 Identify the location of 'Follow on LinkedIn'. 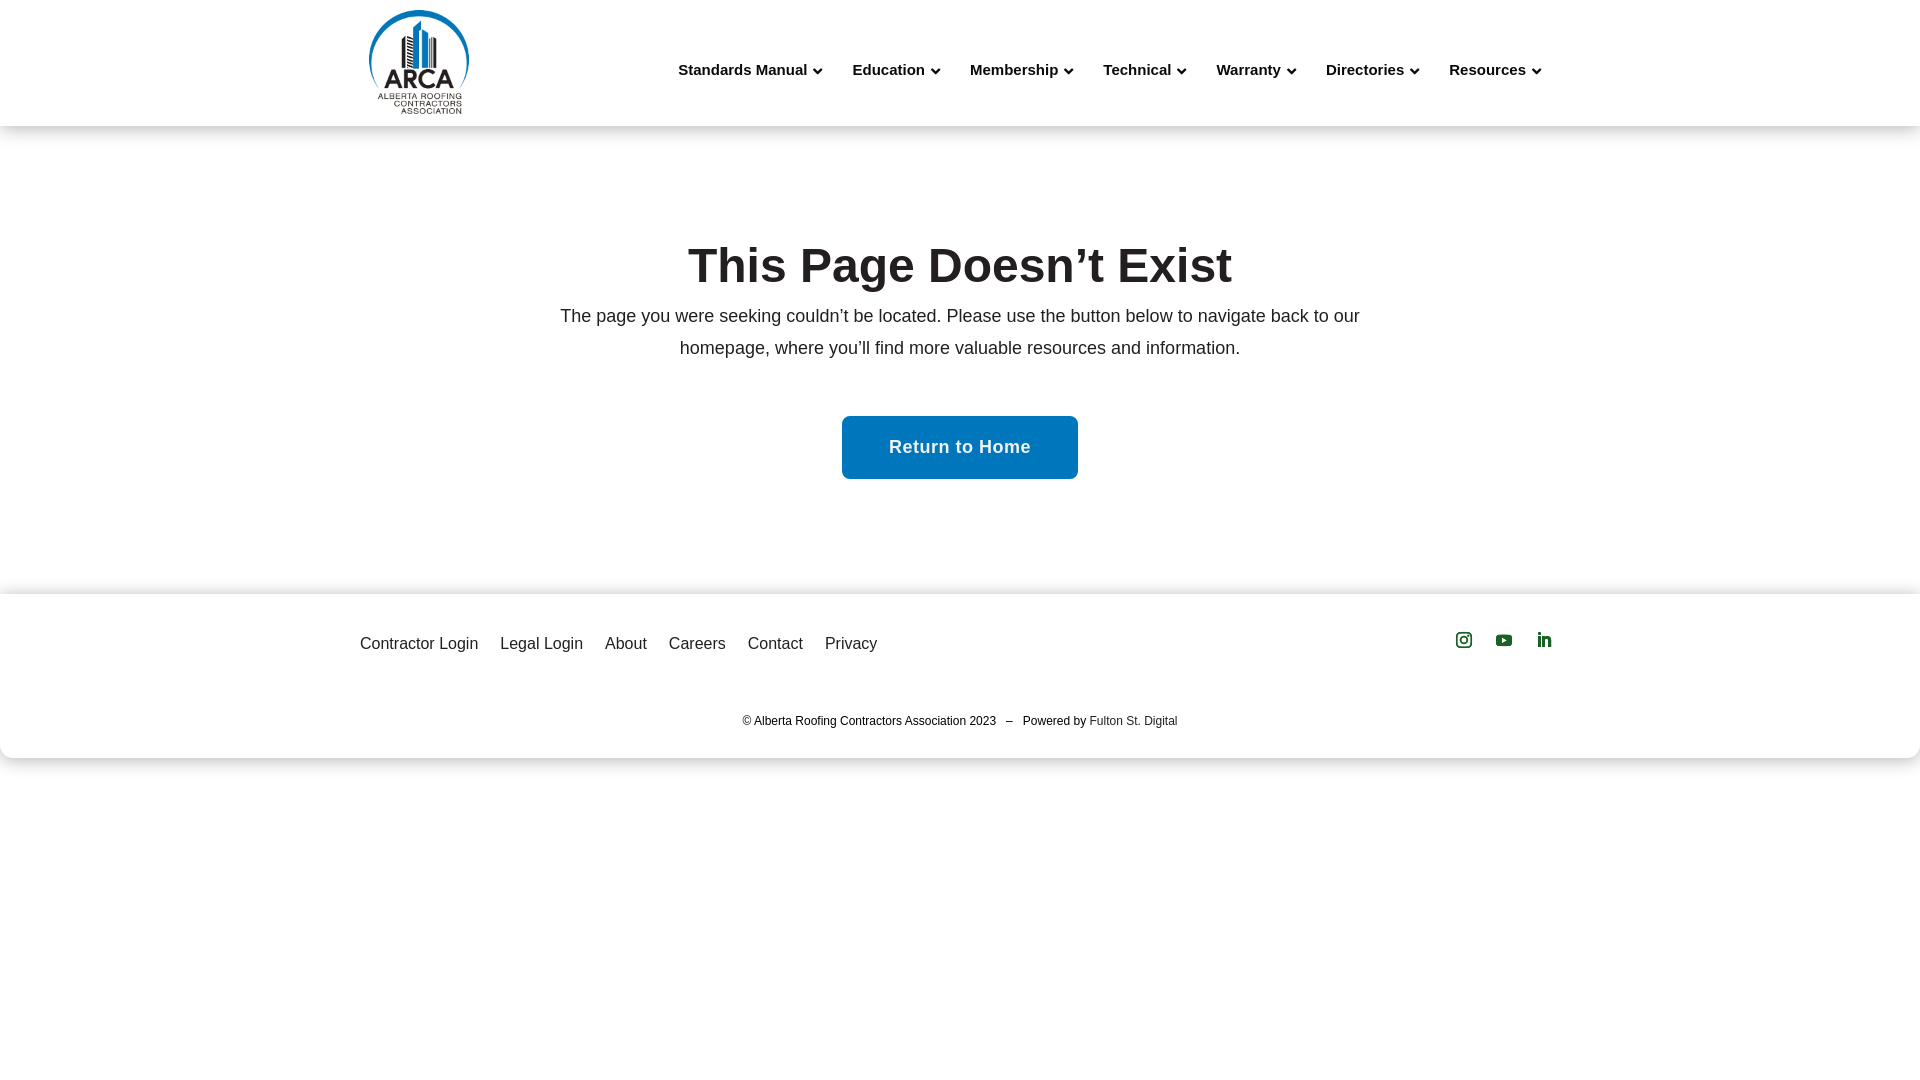
(1543, 640).